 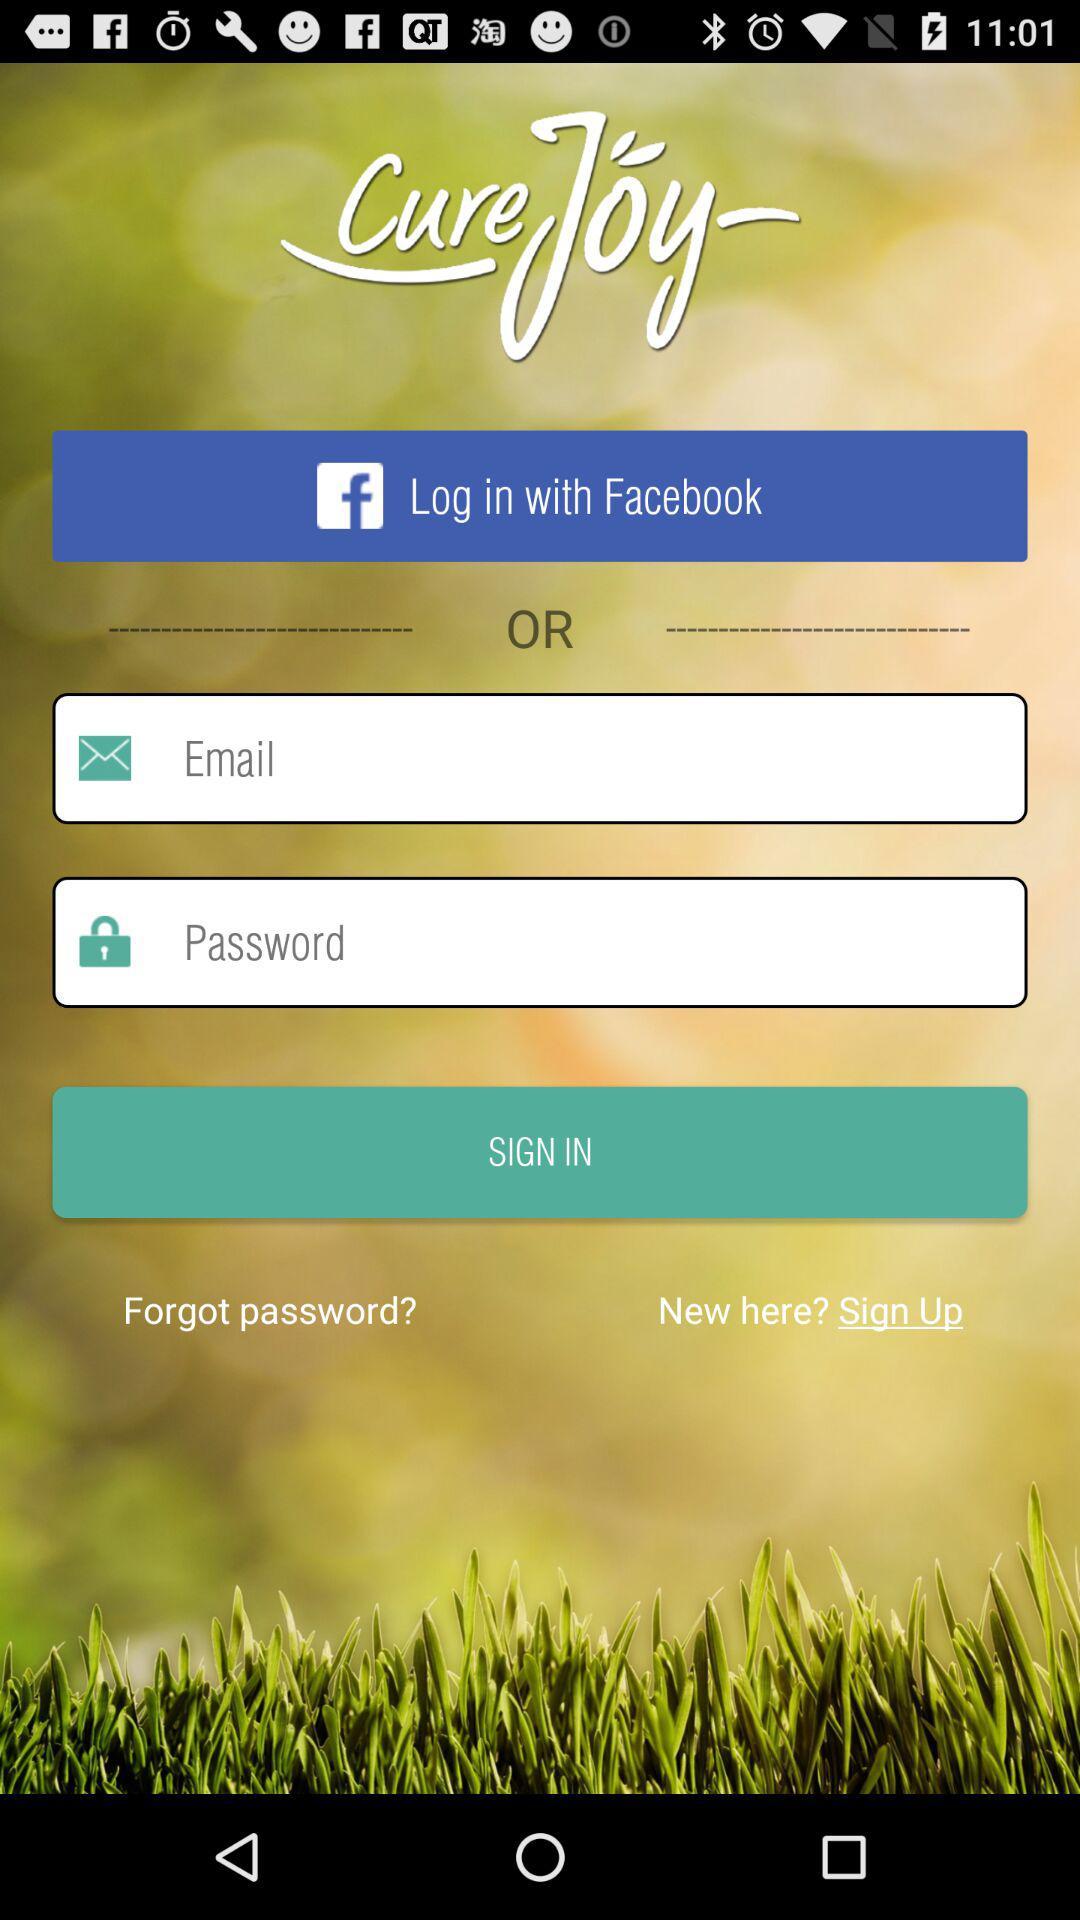 What do you see at coordinates (579, 941) in the screenshot?
I see `insert password` at bounding box center [579, 941].